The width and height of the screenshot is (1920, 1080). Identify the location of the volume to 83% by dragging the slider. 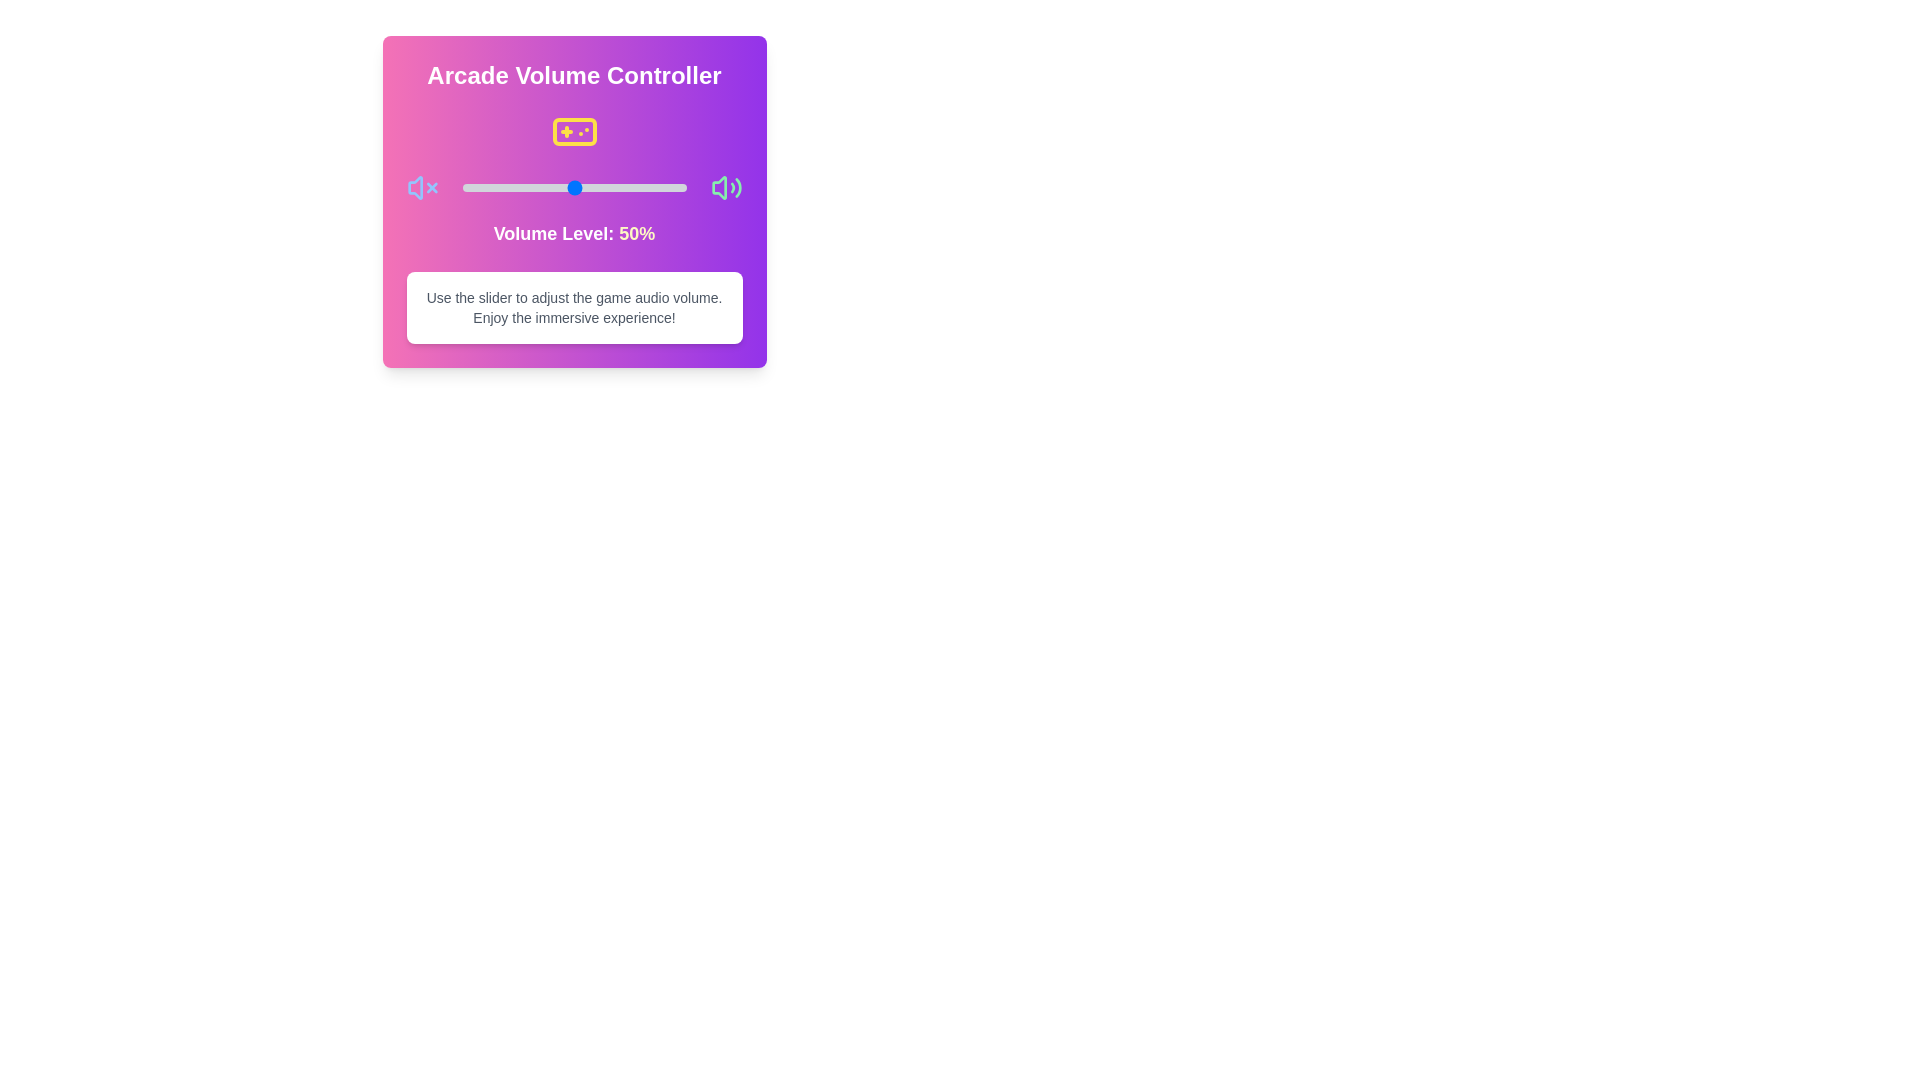
(648, 188).